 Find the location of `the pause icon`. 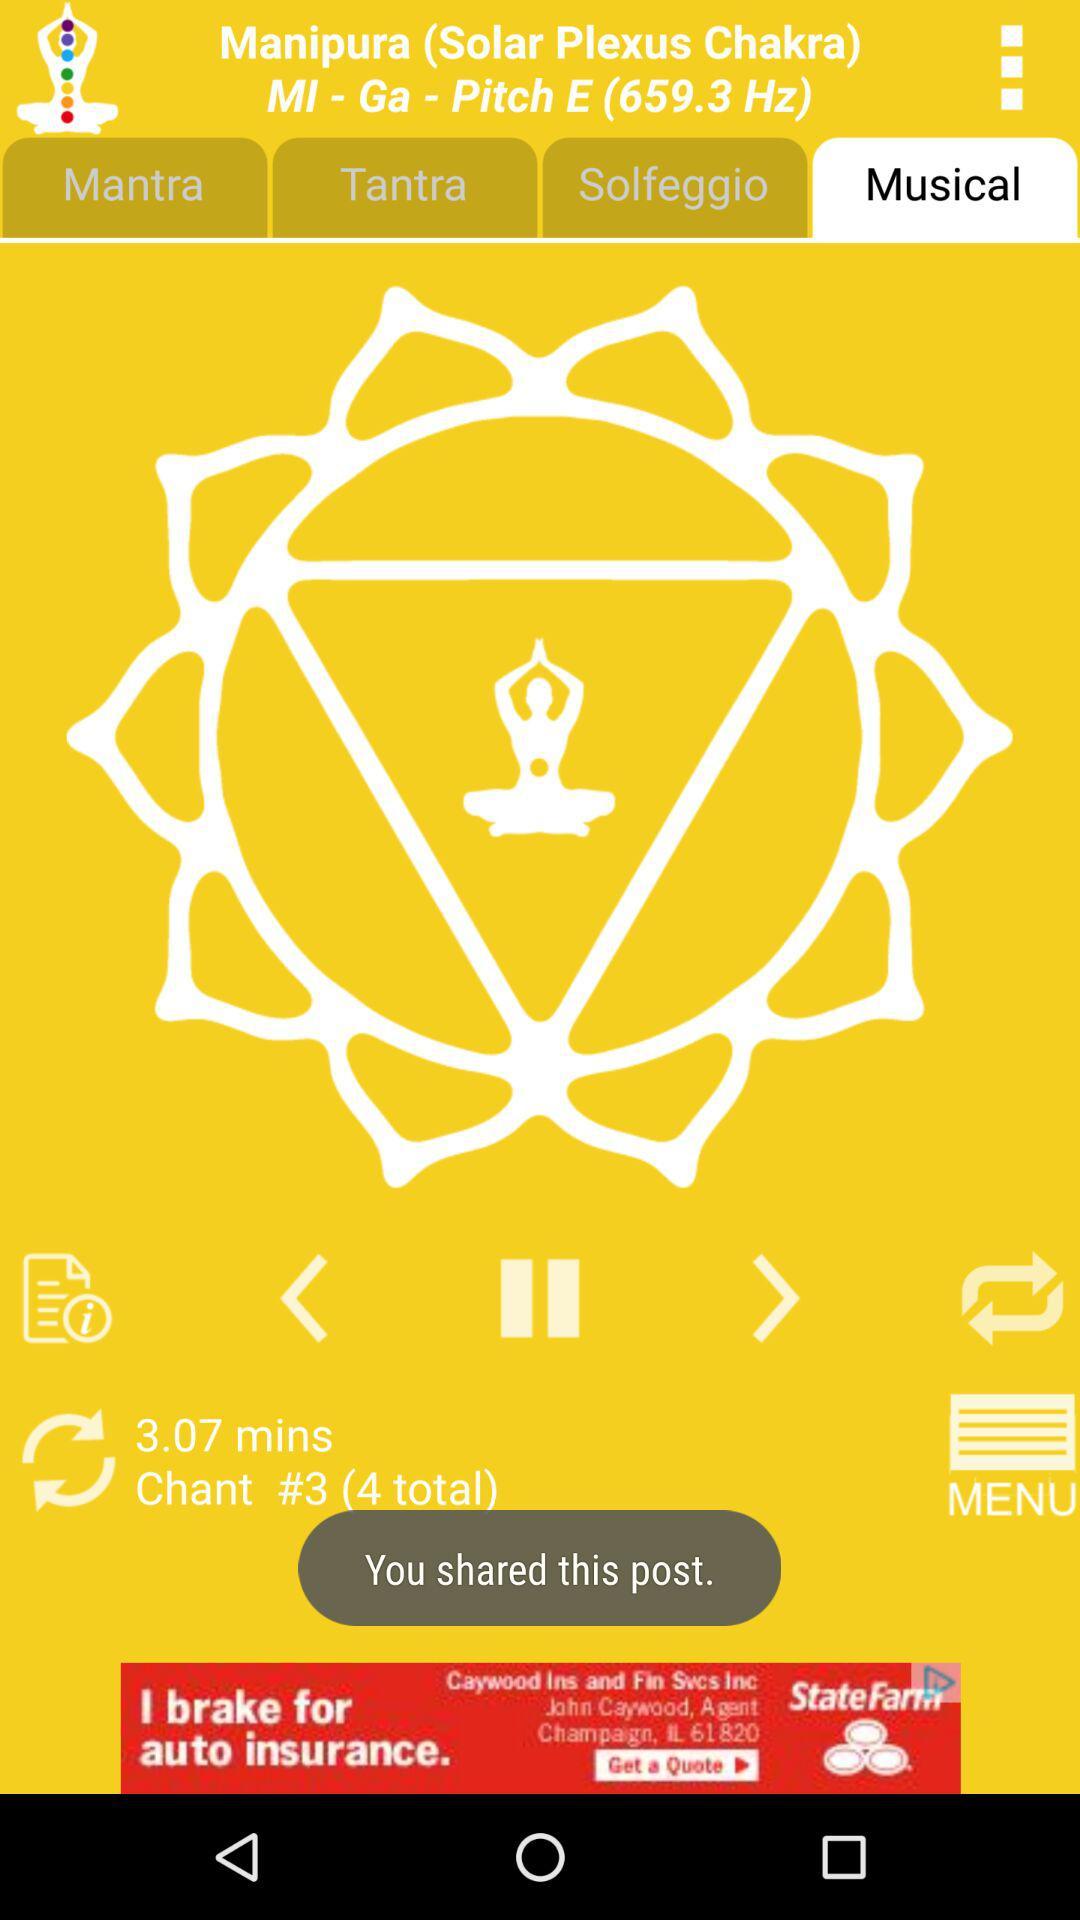

the pause icon is located at coordinates (540, 1388).